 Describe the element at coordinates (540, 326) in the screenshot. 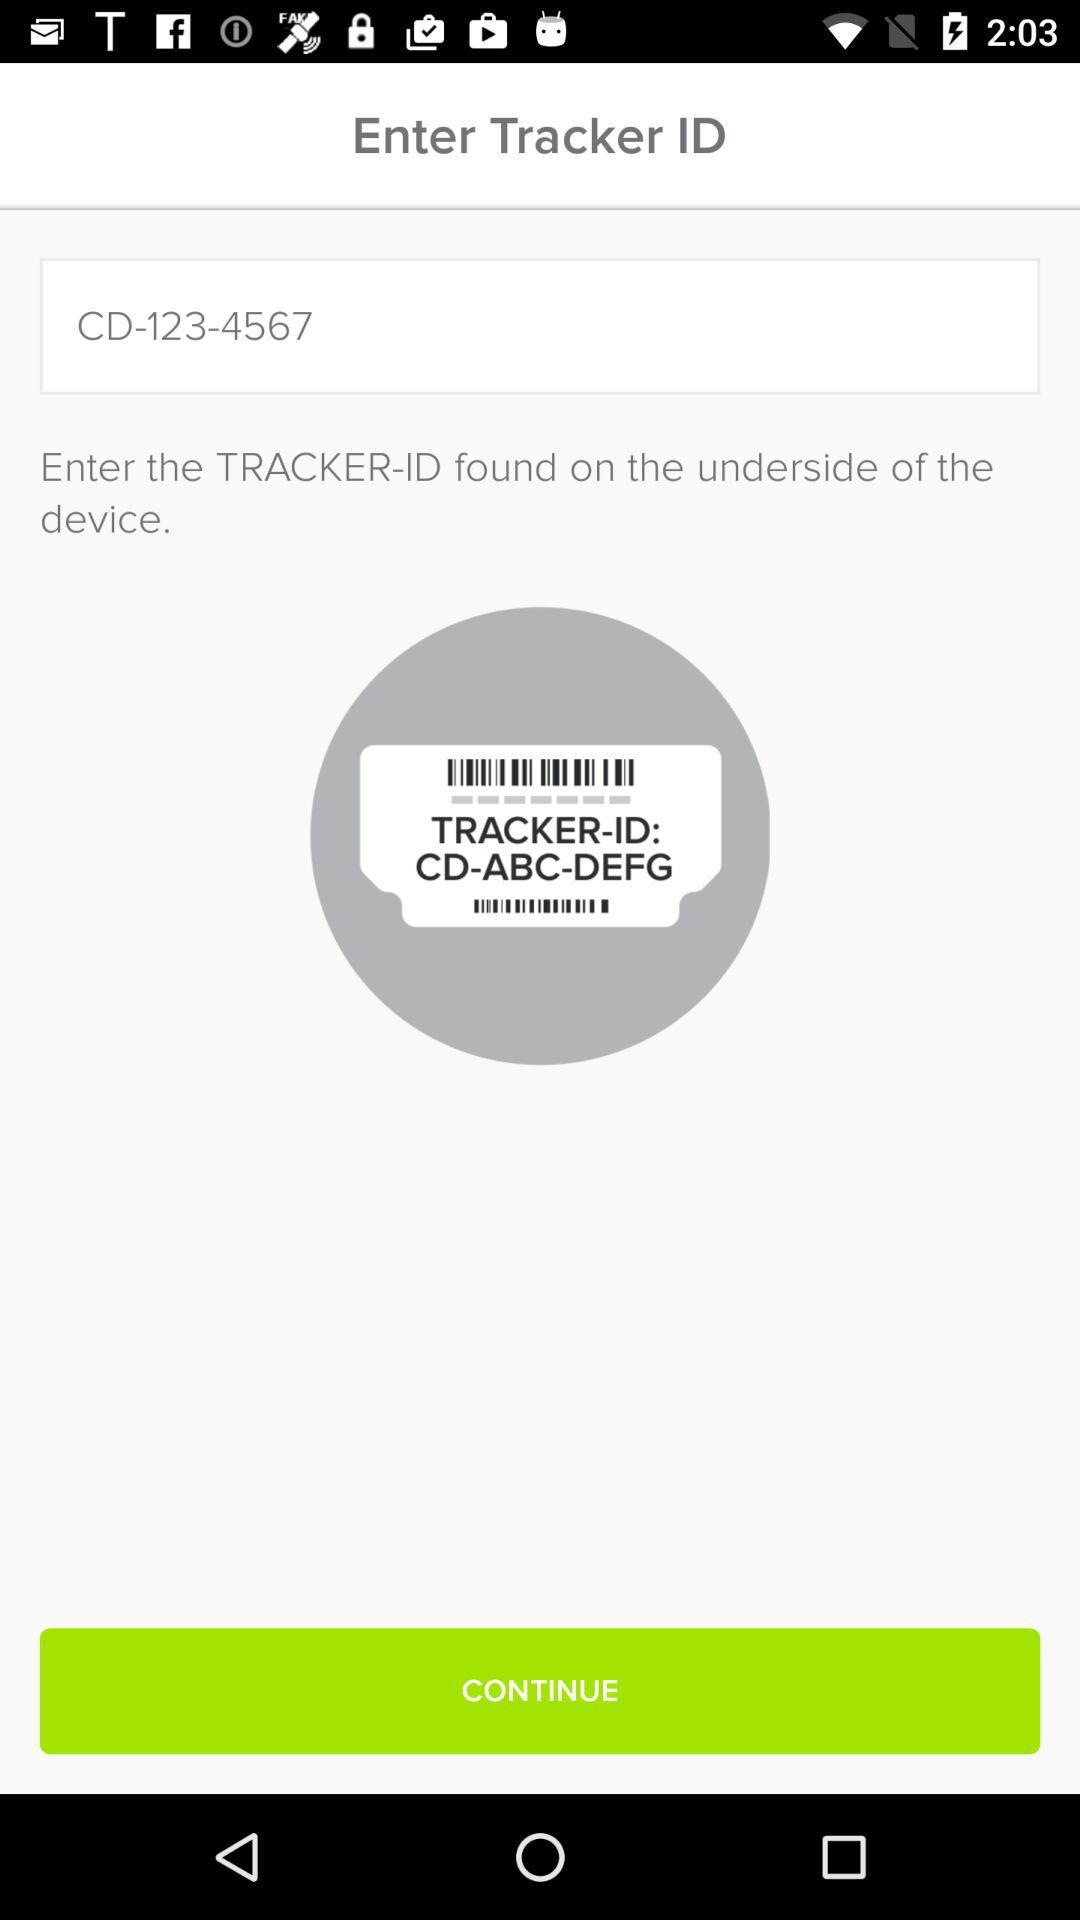

I see `icon above the enter the tracker` at that location.